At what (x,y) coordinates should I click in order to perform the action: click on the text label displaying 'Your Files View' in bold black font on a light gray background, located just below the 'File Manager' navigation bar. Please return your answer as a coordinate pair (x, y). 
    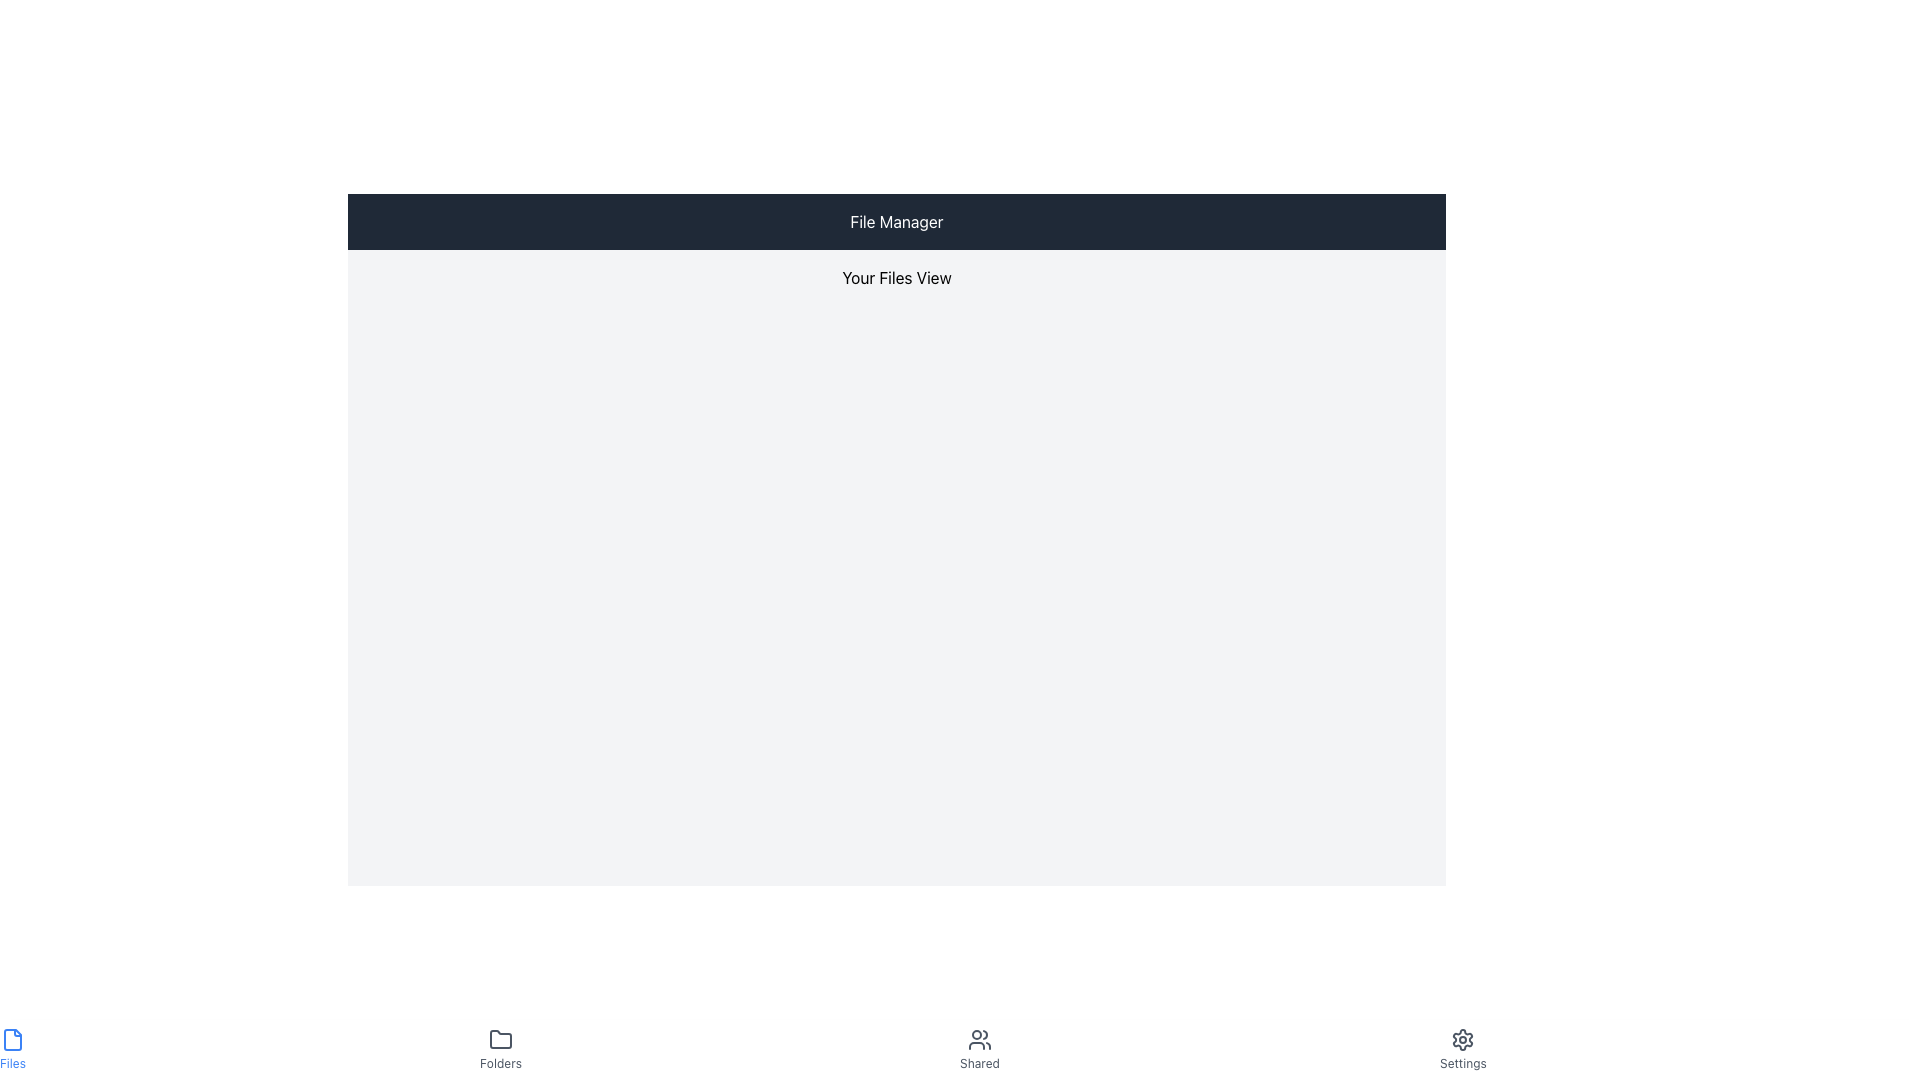
    Looking at the image, I should click on (896, 277).